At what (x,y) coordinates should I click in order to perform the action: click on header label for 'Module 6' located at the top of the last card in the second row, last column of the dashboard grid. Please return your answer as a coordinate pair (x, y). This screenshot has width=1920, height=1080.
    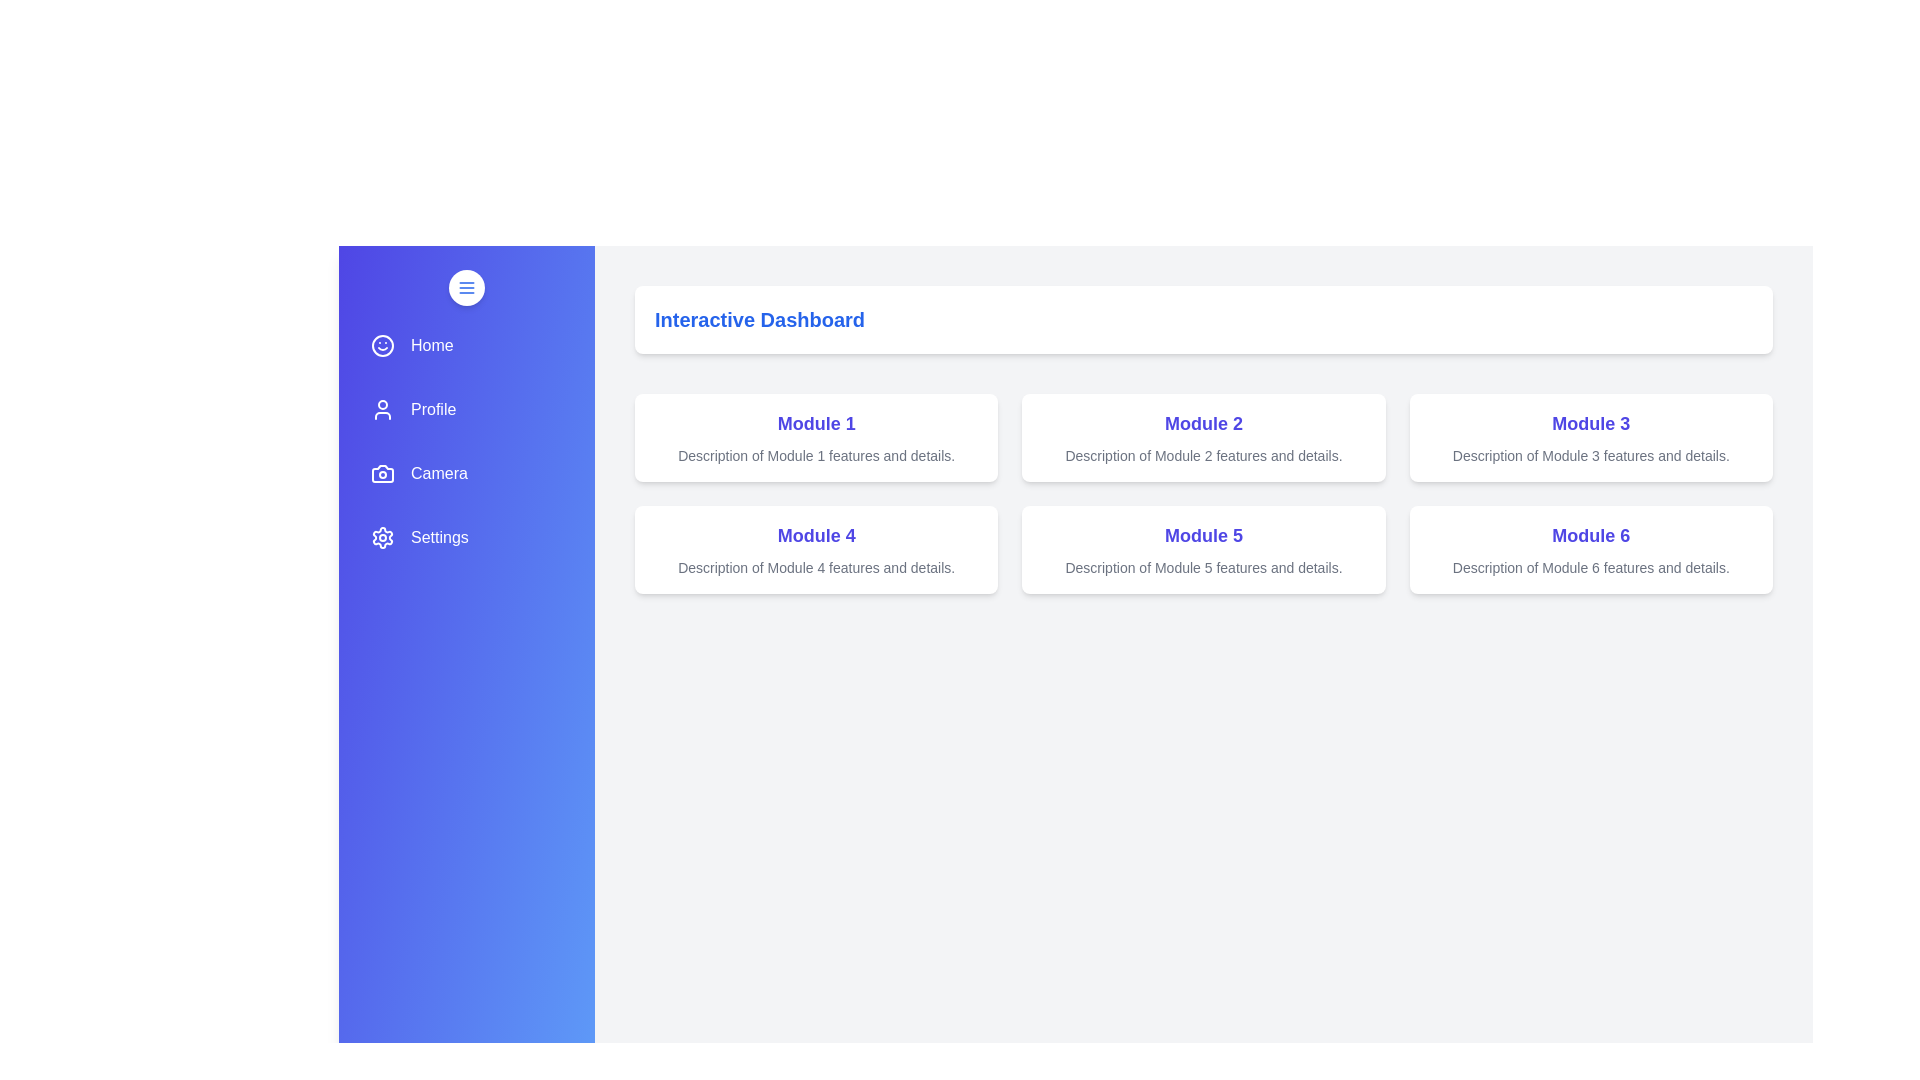
    Looking at the image, I should click on (1590, 535).